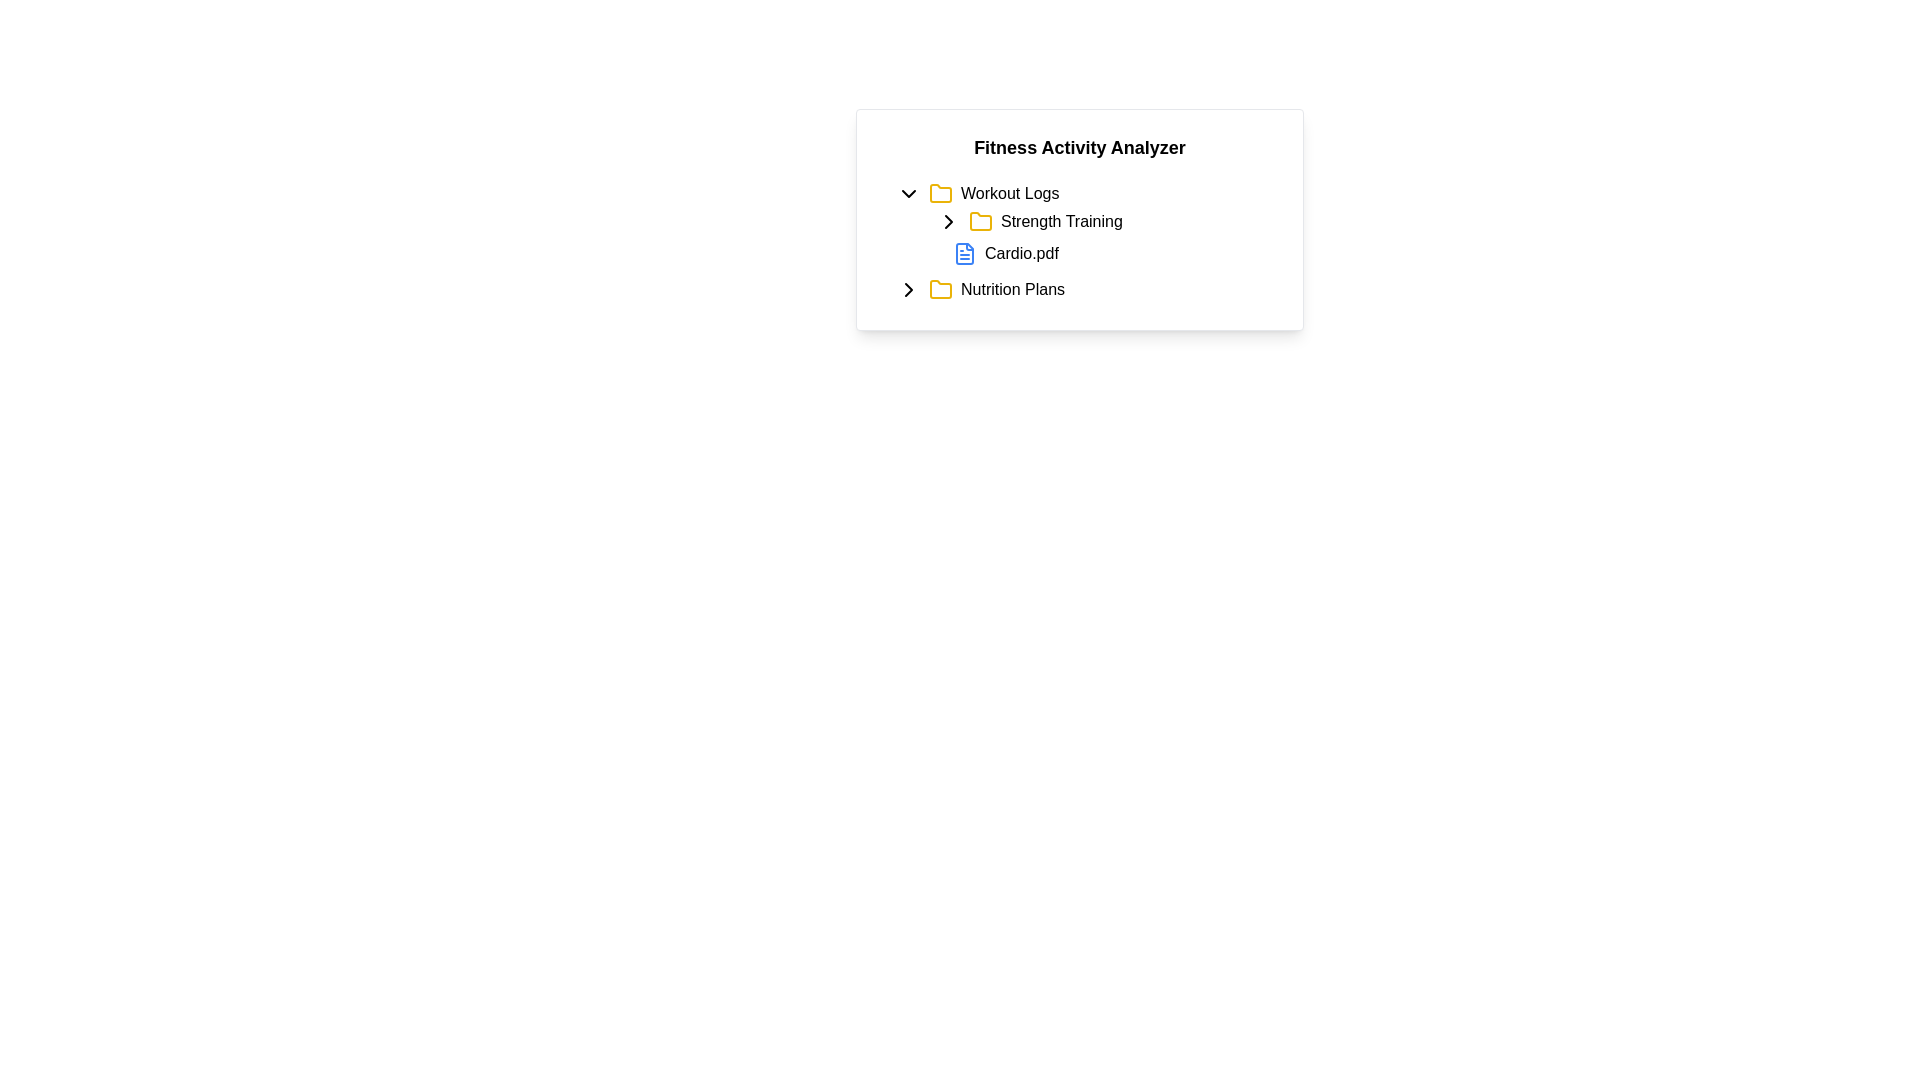  Describe the element at coordinates (1012, 289) in the screenshot. I see `the 'Nutrition Plans' text label located at the bottom-most item of the tree-view menu under 'Fitness Activity Analyzer'` at that location.